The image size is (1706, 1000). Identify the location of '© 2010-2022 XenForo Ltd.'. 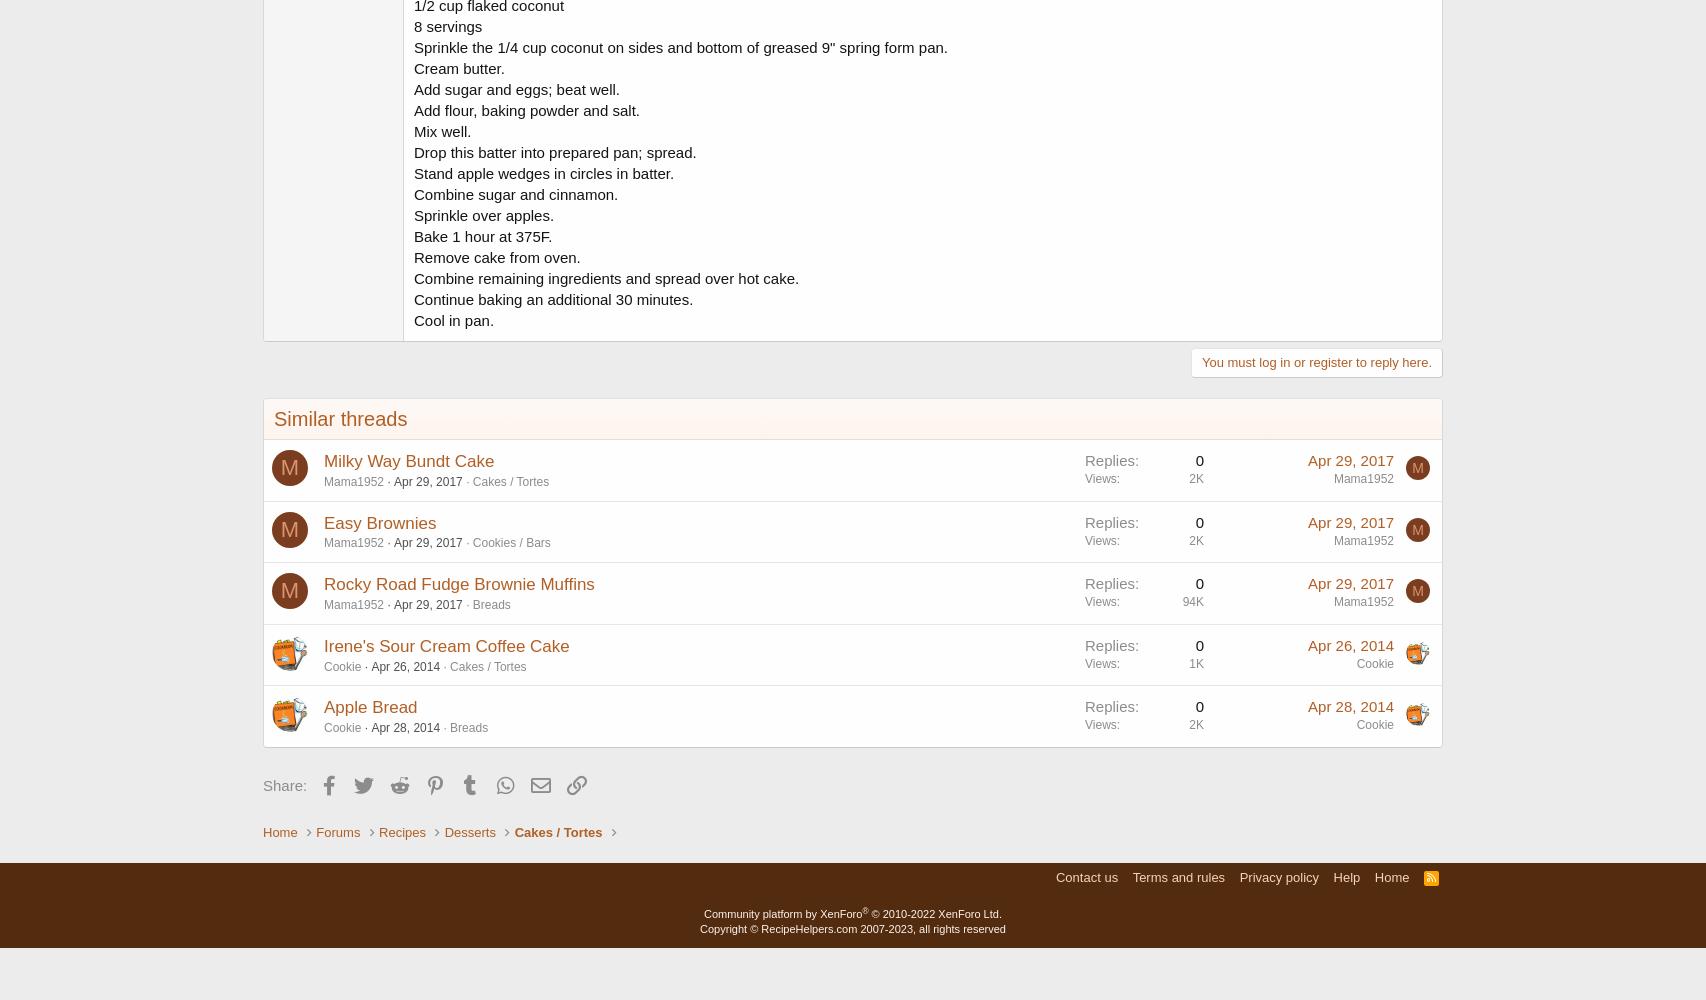
(871, 913).